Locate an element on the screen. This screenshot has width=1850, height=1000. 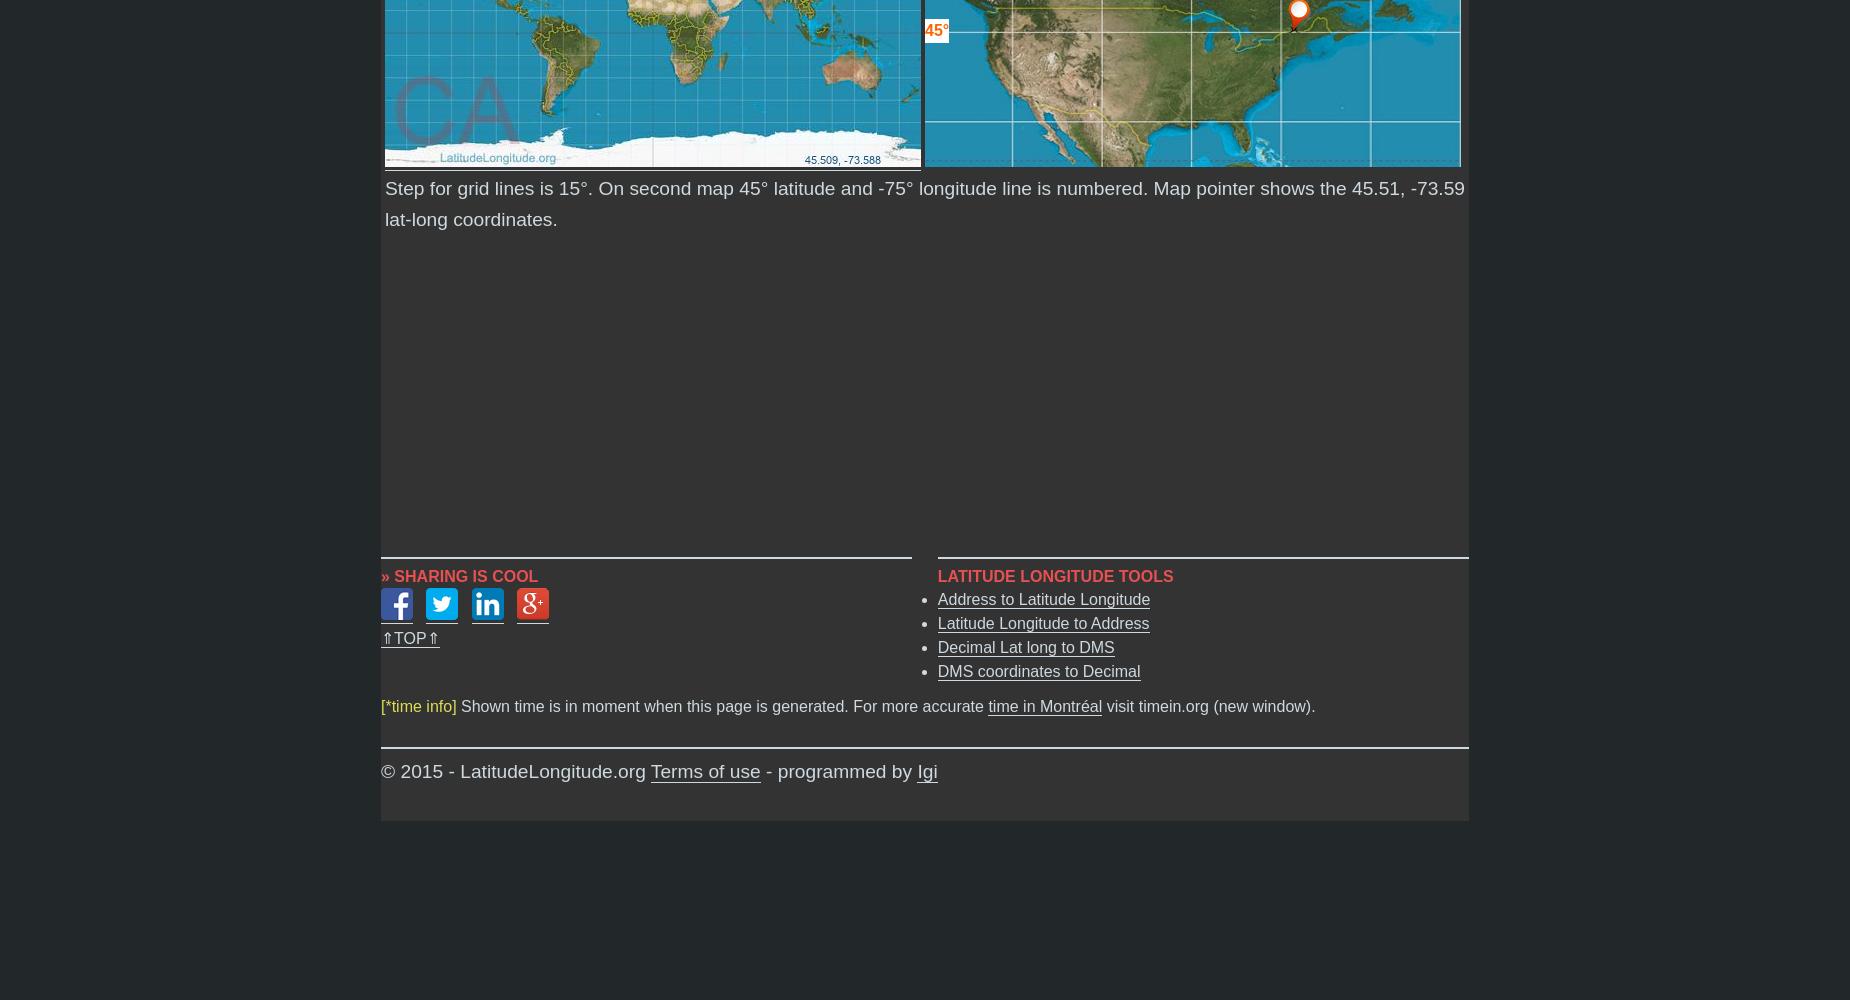
'visit timein.org (new window).' is located at coordinates (1101, 704).